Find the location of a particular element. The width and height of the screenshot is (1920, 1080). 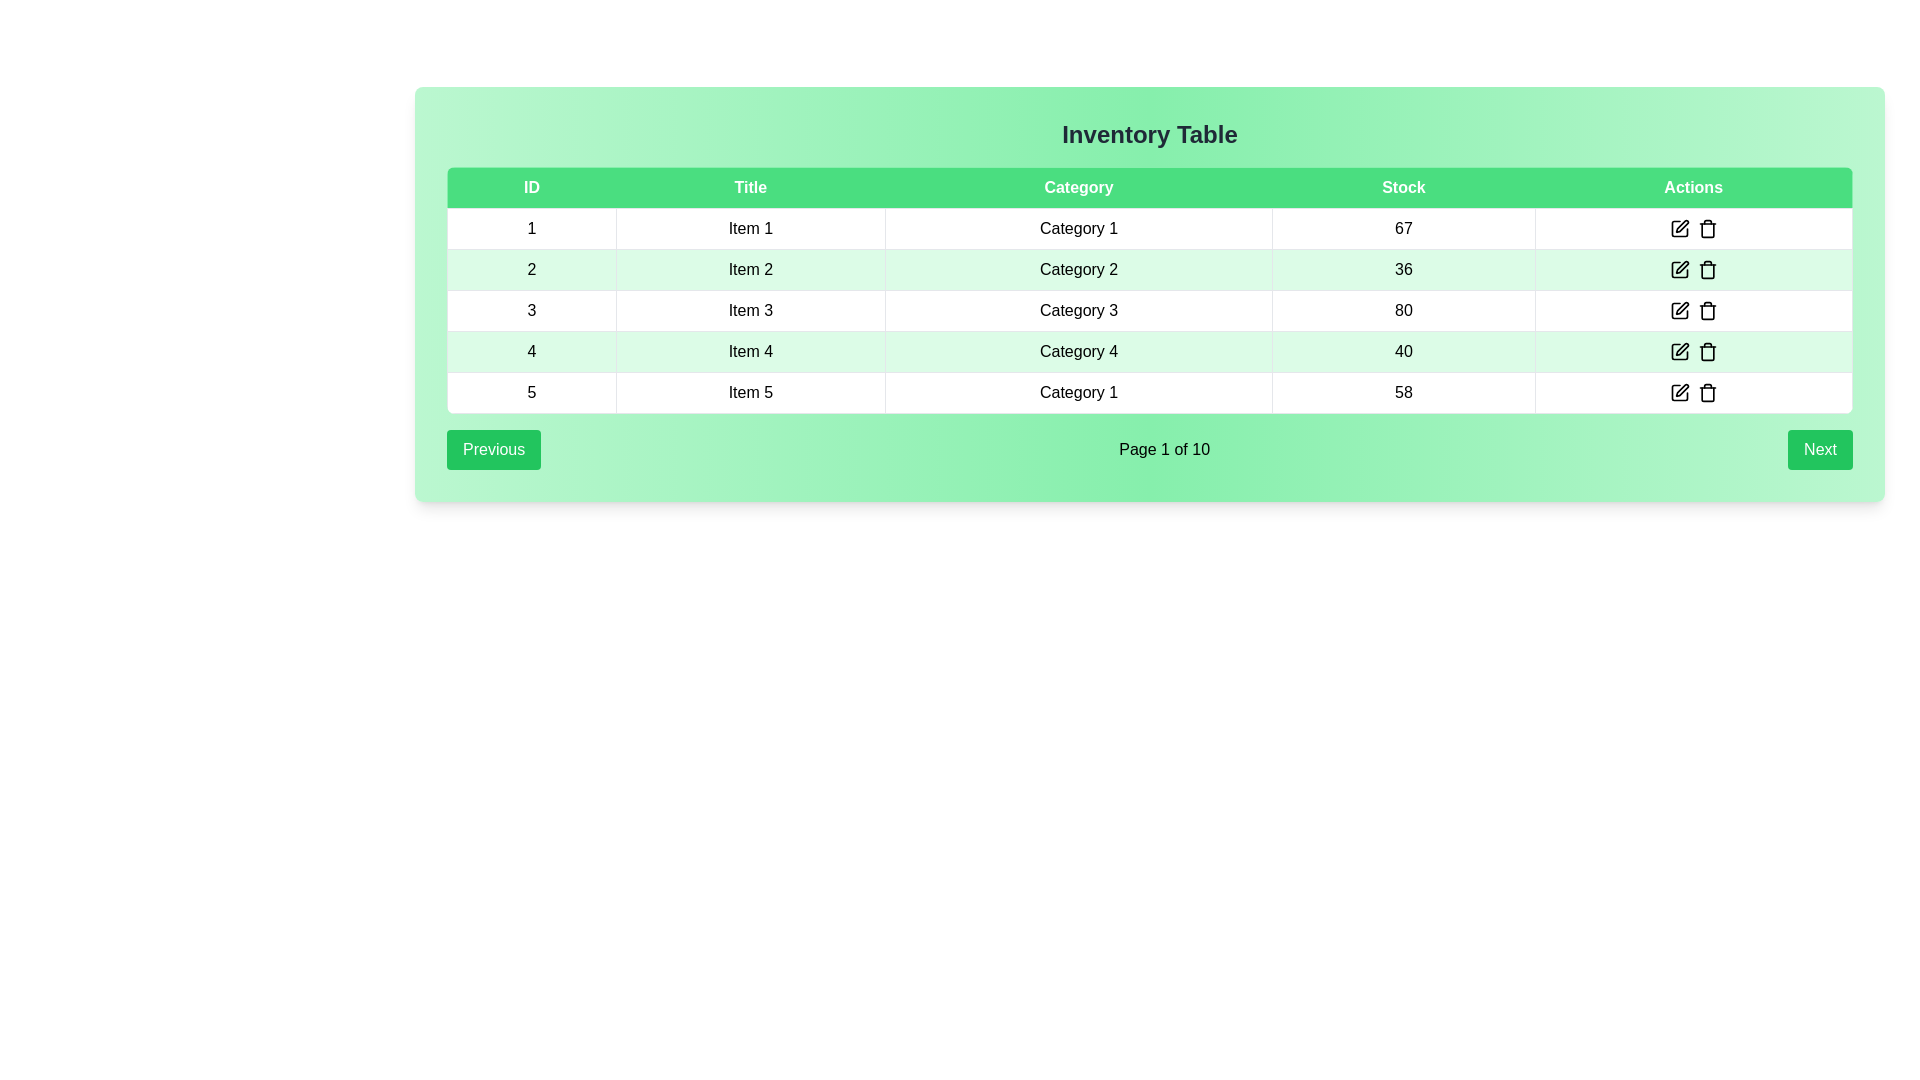

the edit button icon resembling a pen or pencil located in the fourth row of the 'Actions' column within the data table is located at coordinates (1679, 311).